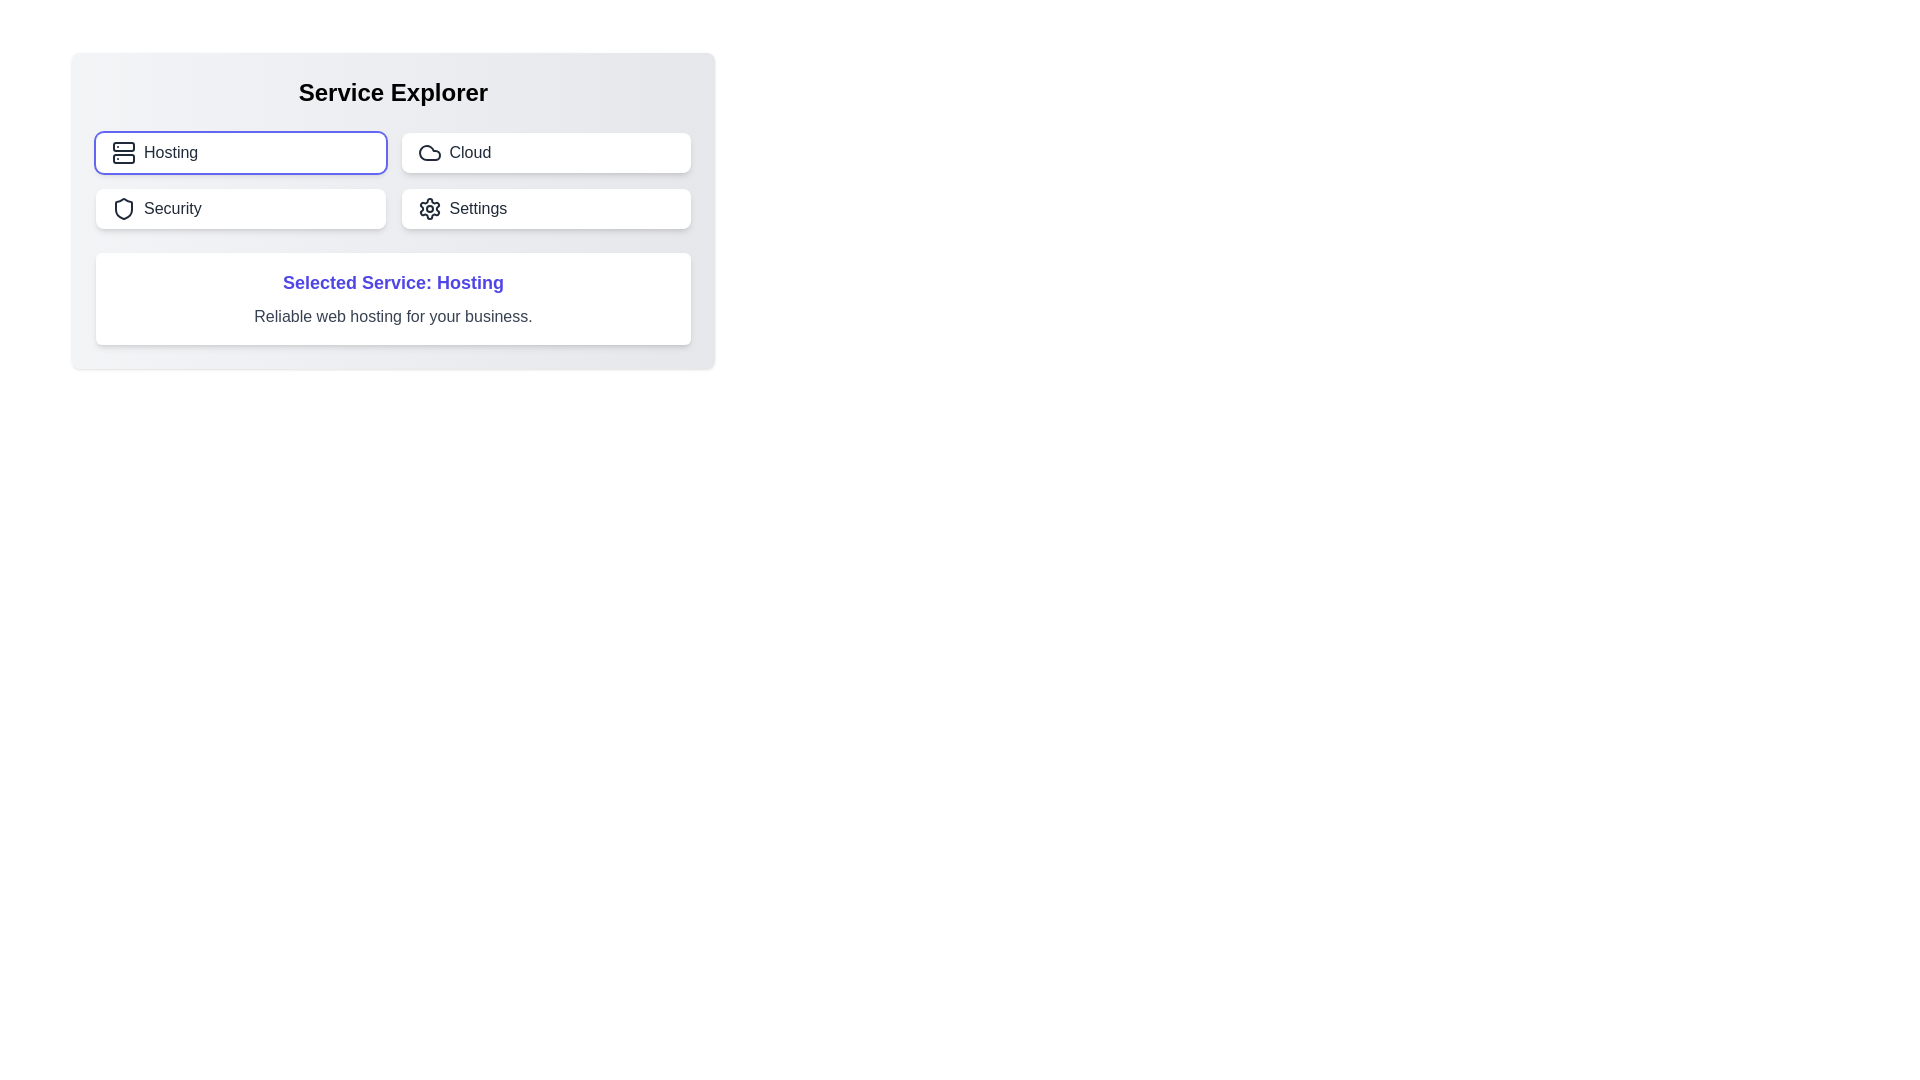 Image resolution: width=1920 pixels, height=1080 pixels. Describe the element at coordinates (428, 208) in the screenshot. I see `the cogwheel icon within the 'Settings' button` at that location.